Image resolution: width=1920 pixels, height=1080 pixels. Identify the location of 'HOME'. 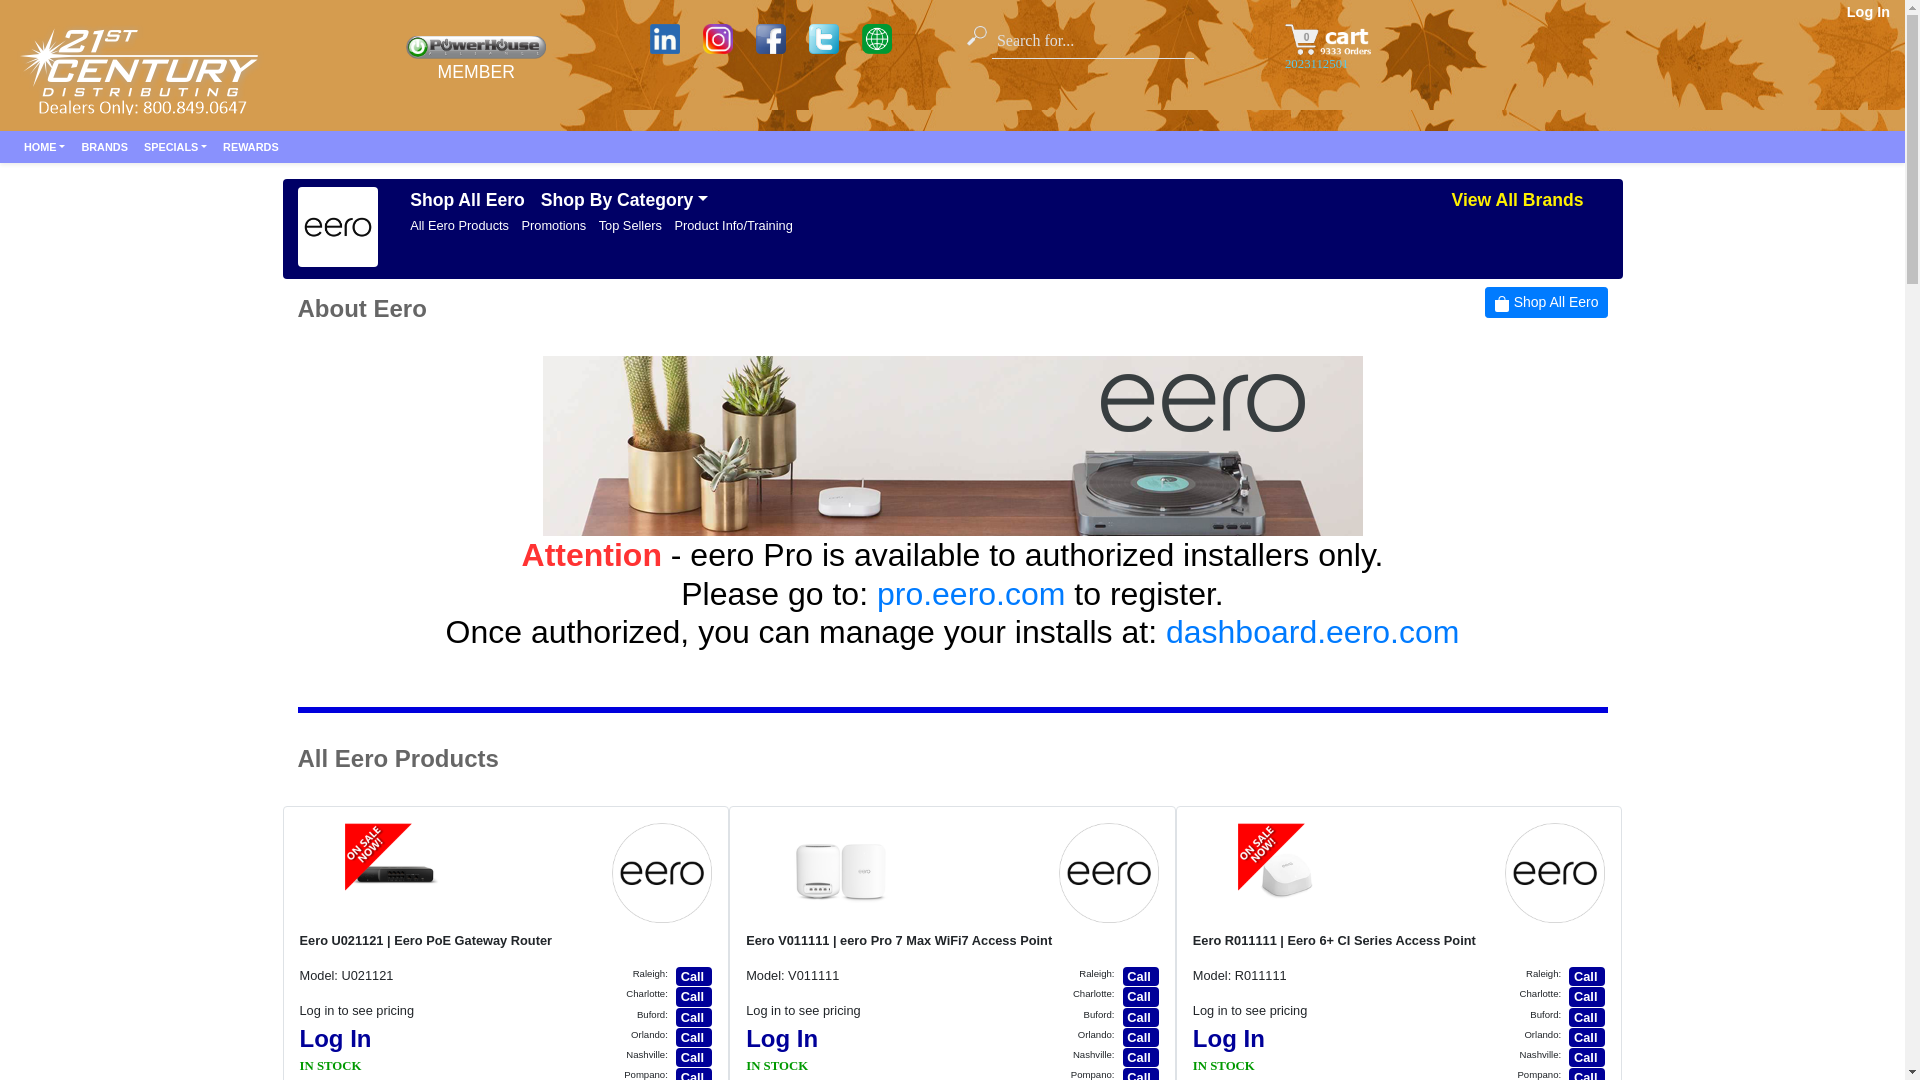
(15, 145).